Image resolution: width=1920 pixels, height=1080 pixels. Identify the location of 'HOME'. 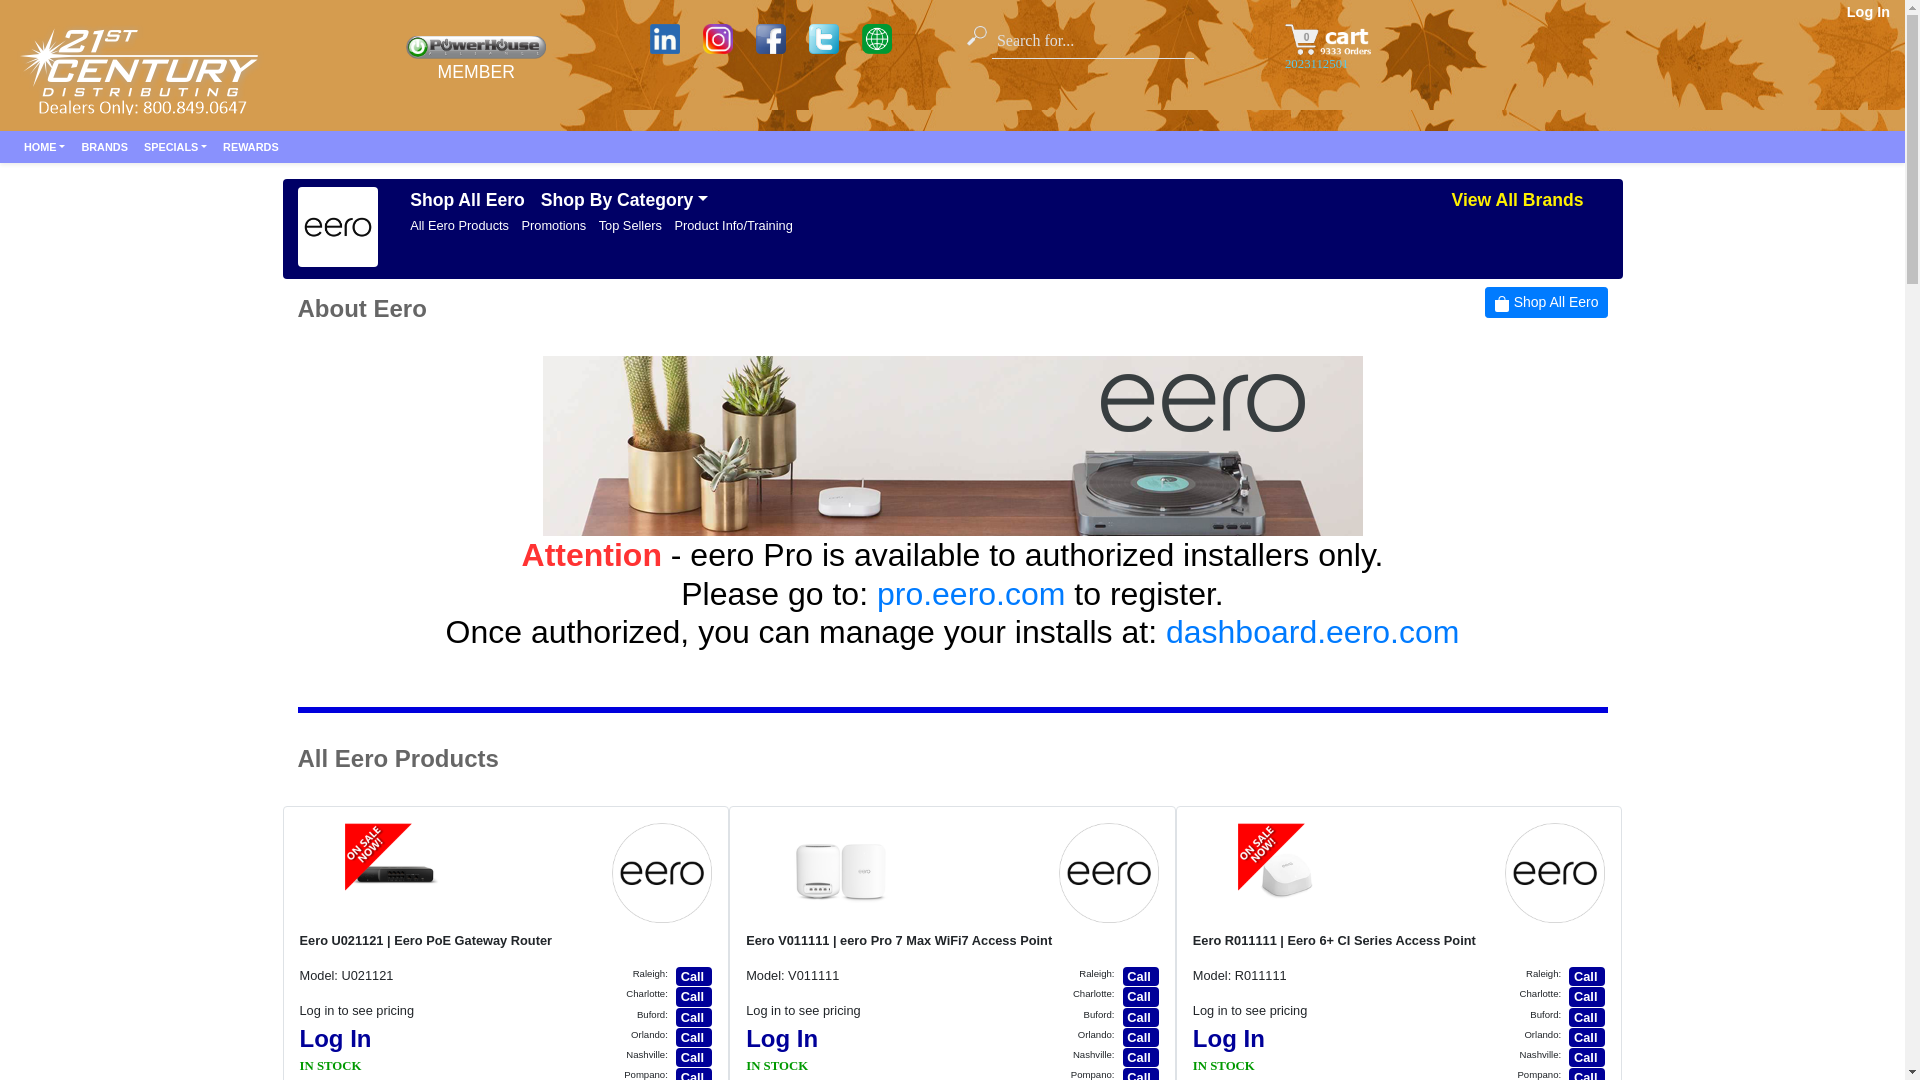
(15, 145).